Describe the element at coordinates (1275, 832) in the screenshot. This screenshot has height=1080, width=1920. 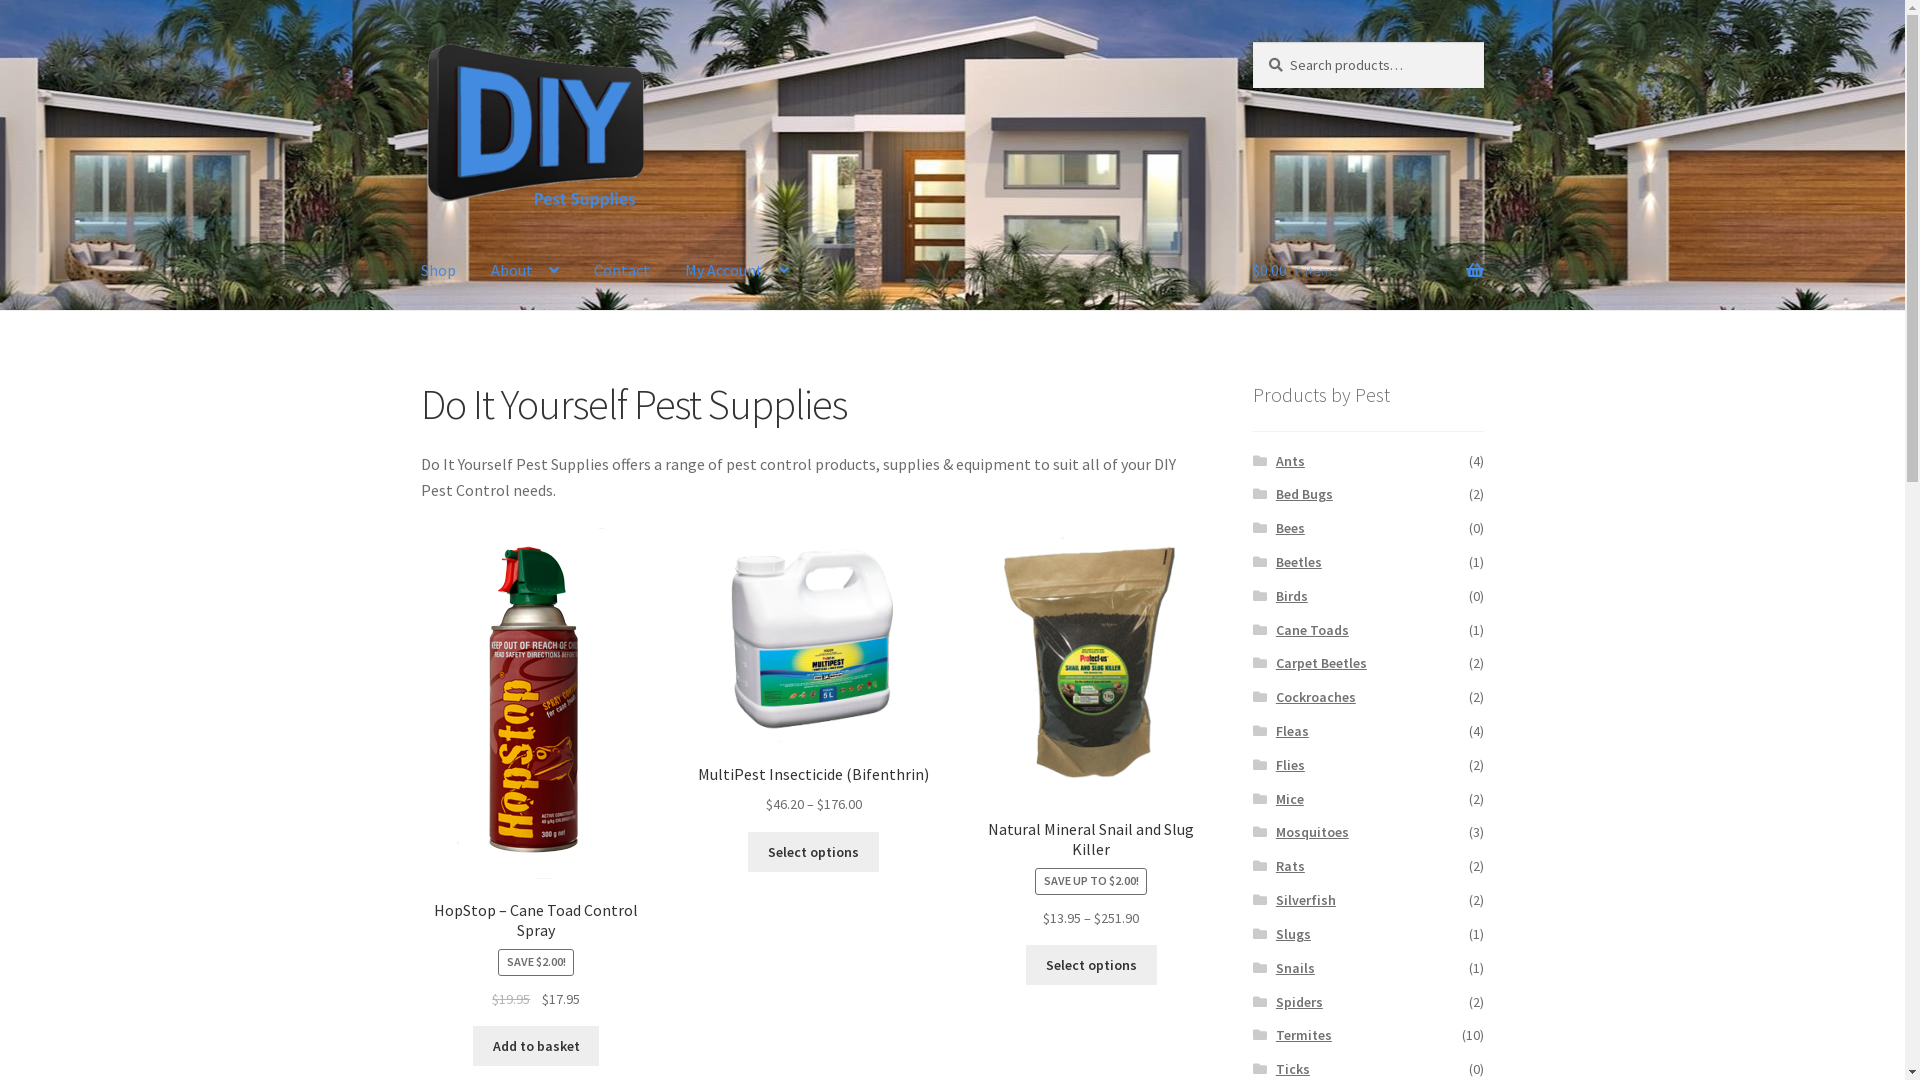
I see `'Mosquitoes'` at that location.